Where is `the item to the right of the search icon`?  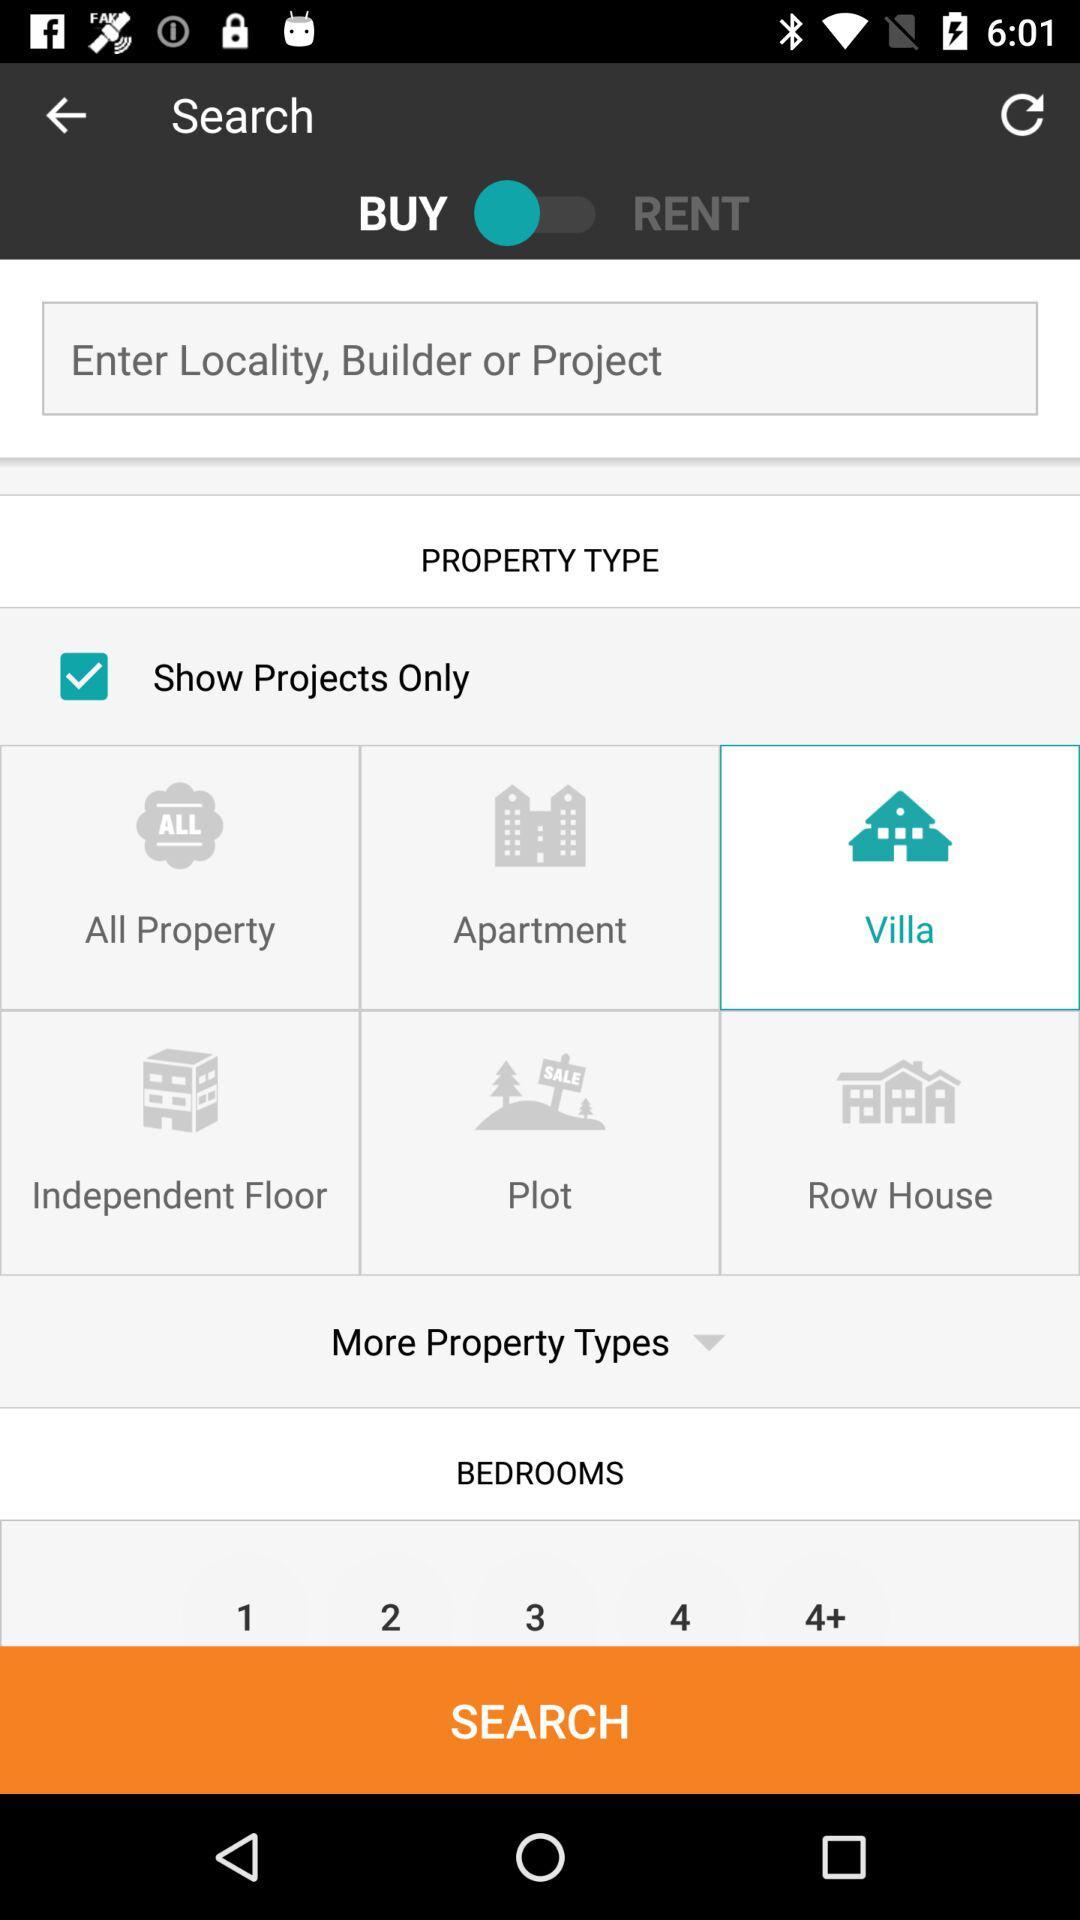
the item to the right of the search icon is located at coordinates (1022, 113).